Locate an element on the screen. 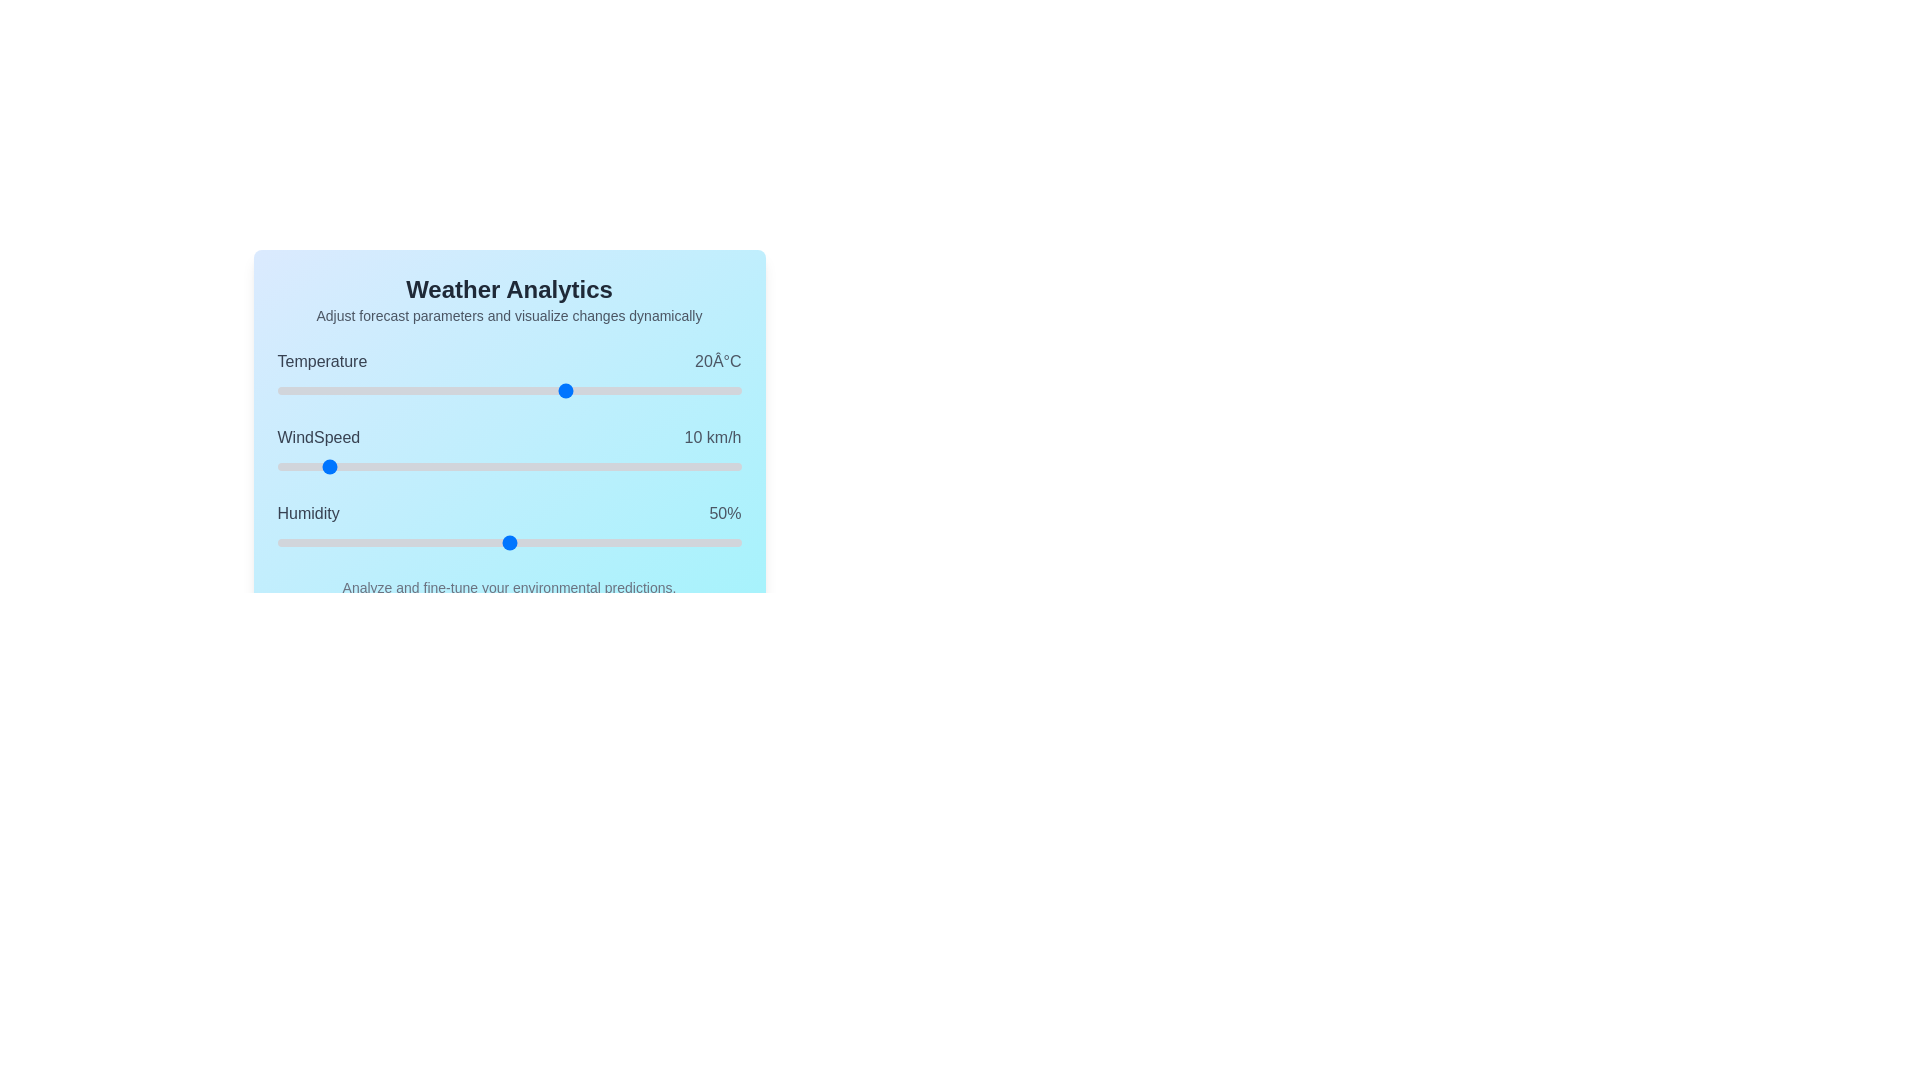 Image resolution: width=1920 pixels, height=1080 pixels. the temperature slider to set the value to 7°C is located at coordinates (492, 390).